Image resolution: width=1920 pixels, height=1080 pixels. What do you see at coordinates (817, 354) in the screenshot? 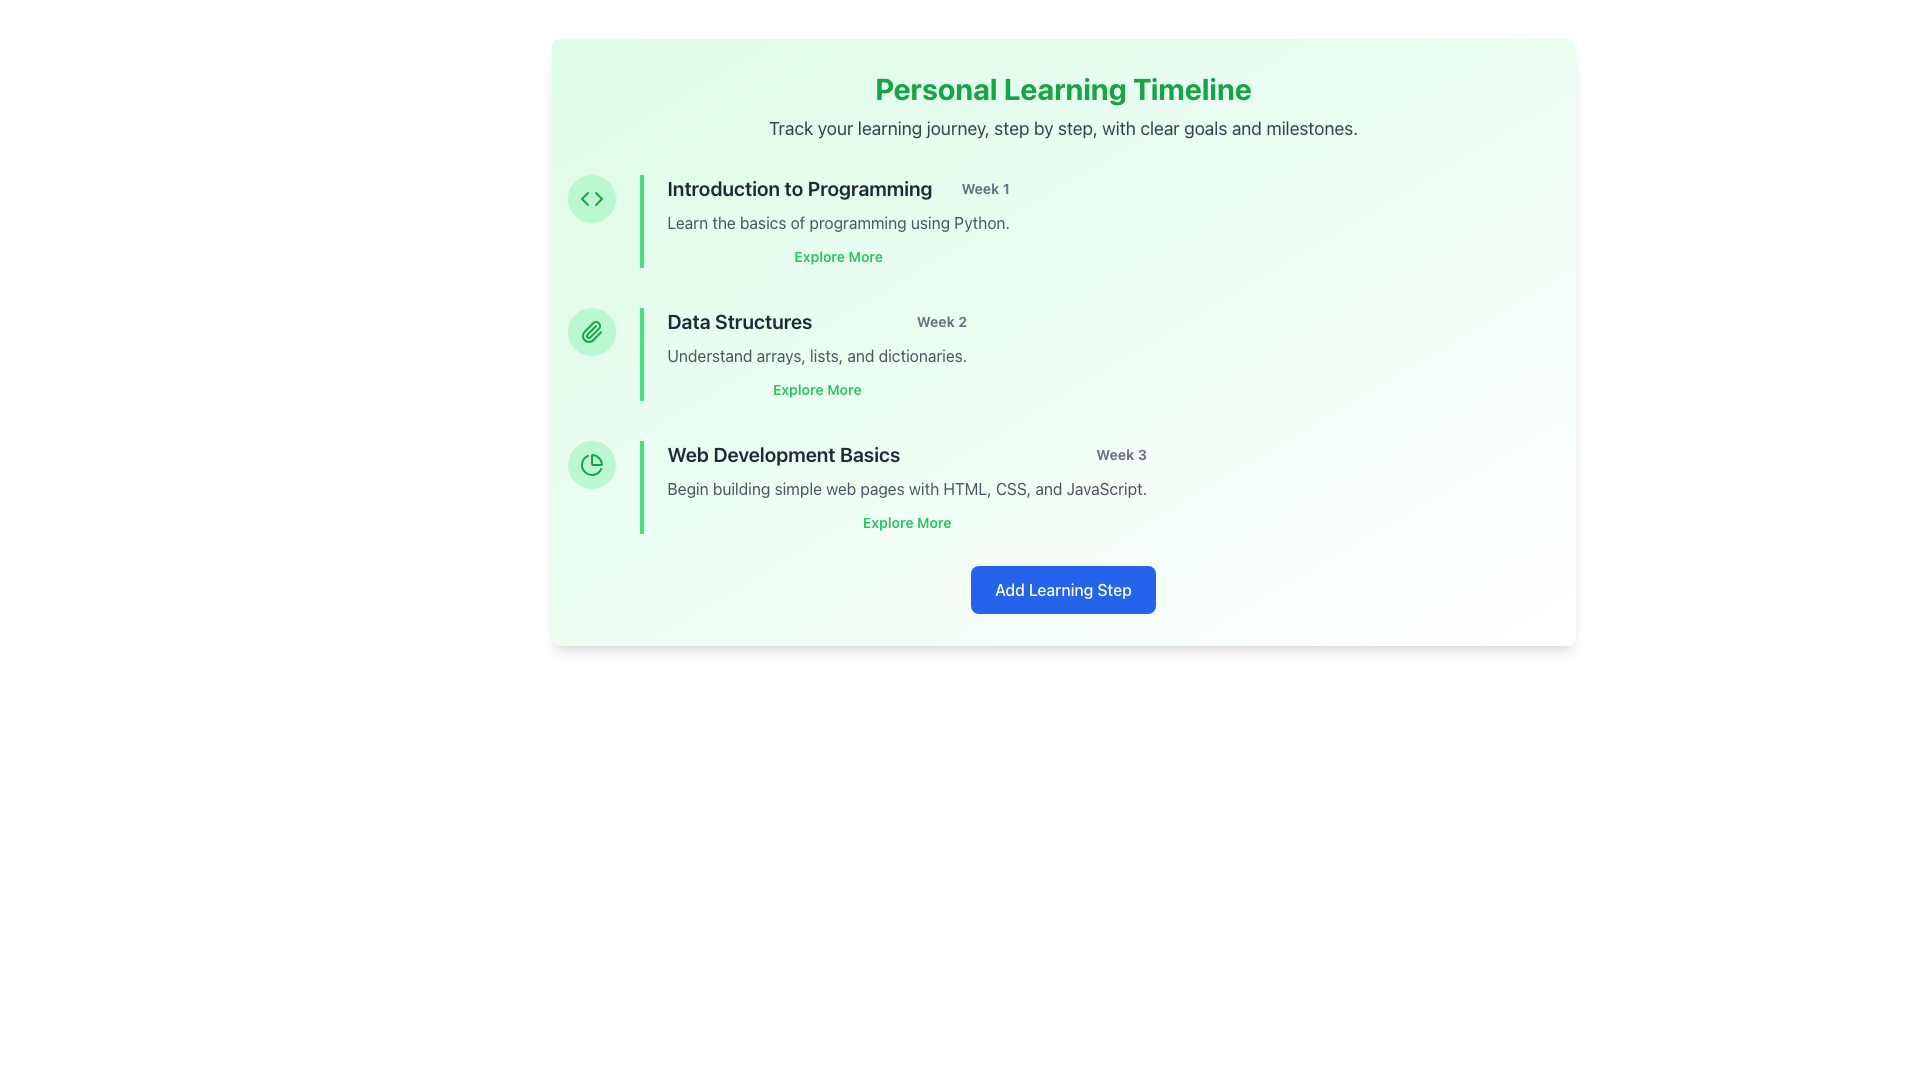
I see `the Text element displaying 'Understand arrays, lists, and dictionaries.' which is located below the 'Data Structures' heading and above the 'Explore More' link` at bounding box center [817, 354].